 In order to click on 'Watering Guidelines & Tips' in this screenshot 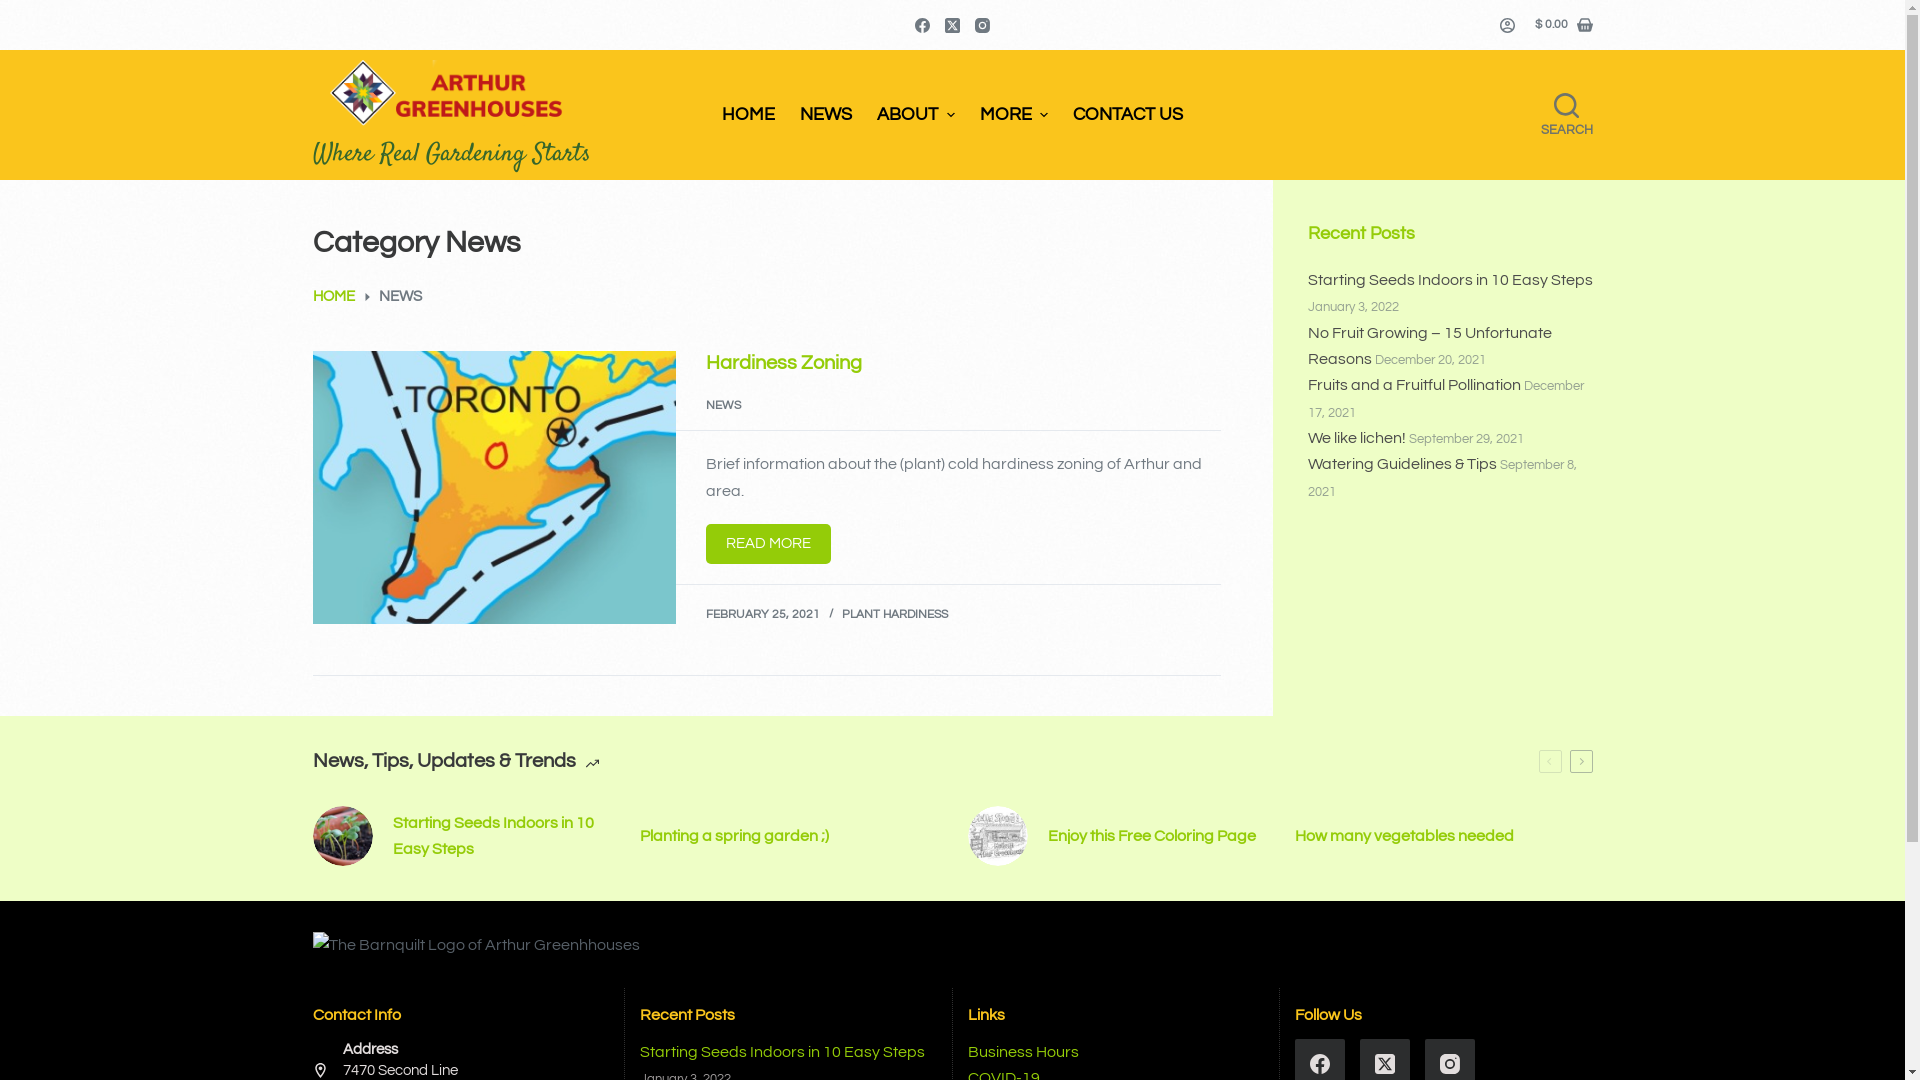, I will do `click(1401, 463)`.